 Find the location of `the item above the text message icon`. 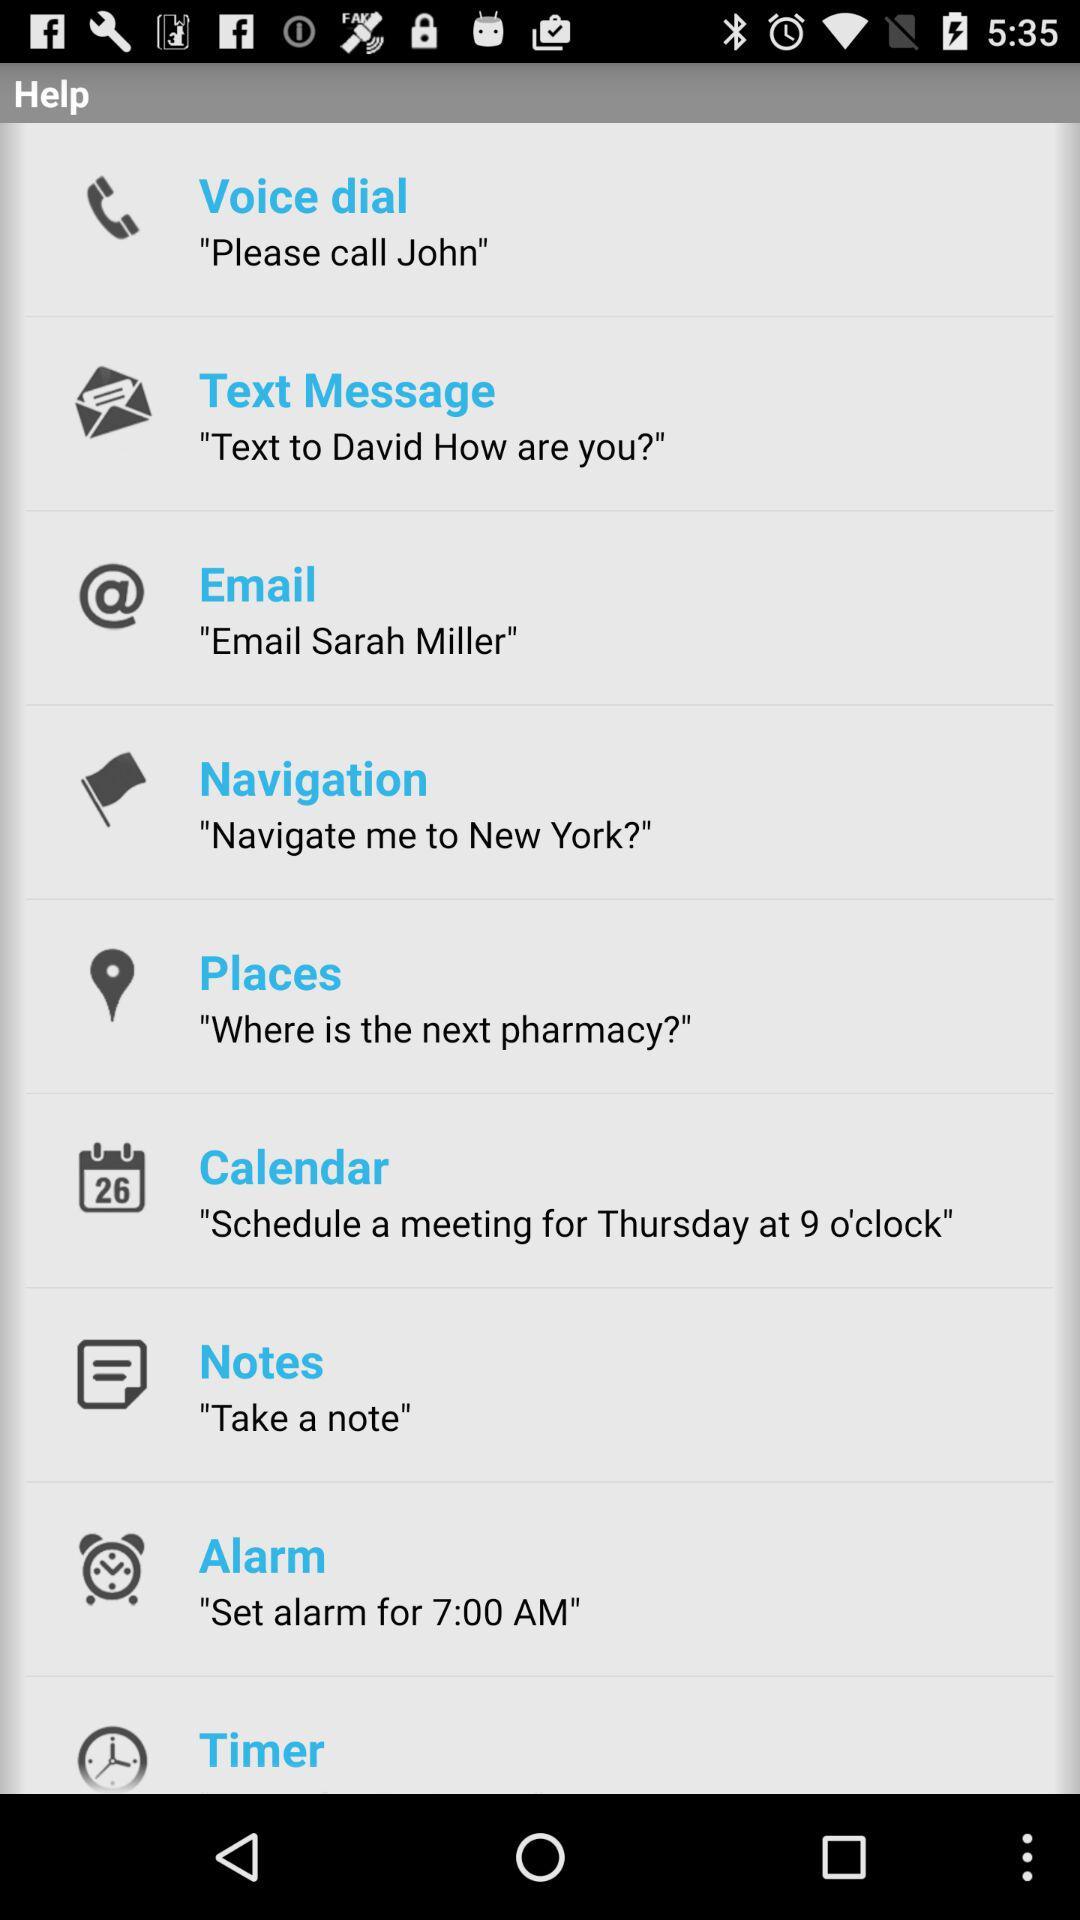

the item above the text message icon is located at coordinates (342, 250).